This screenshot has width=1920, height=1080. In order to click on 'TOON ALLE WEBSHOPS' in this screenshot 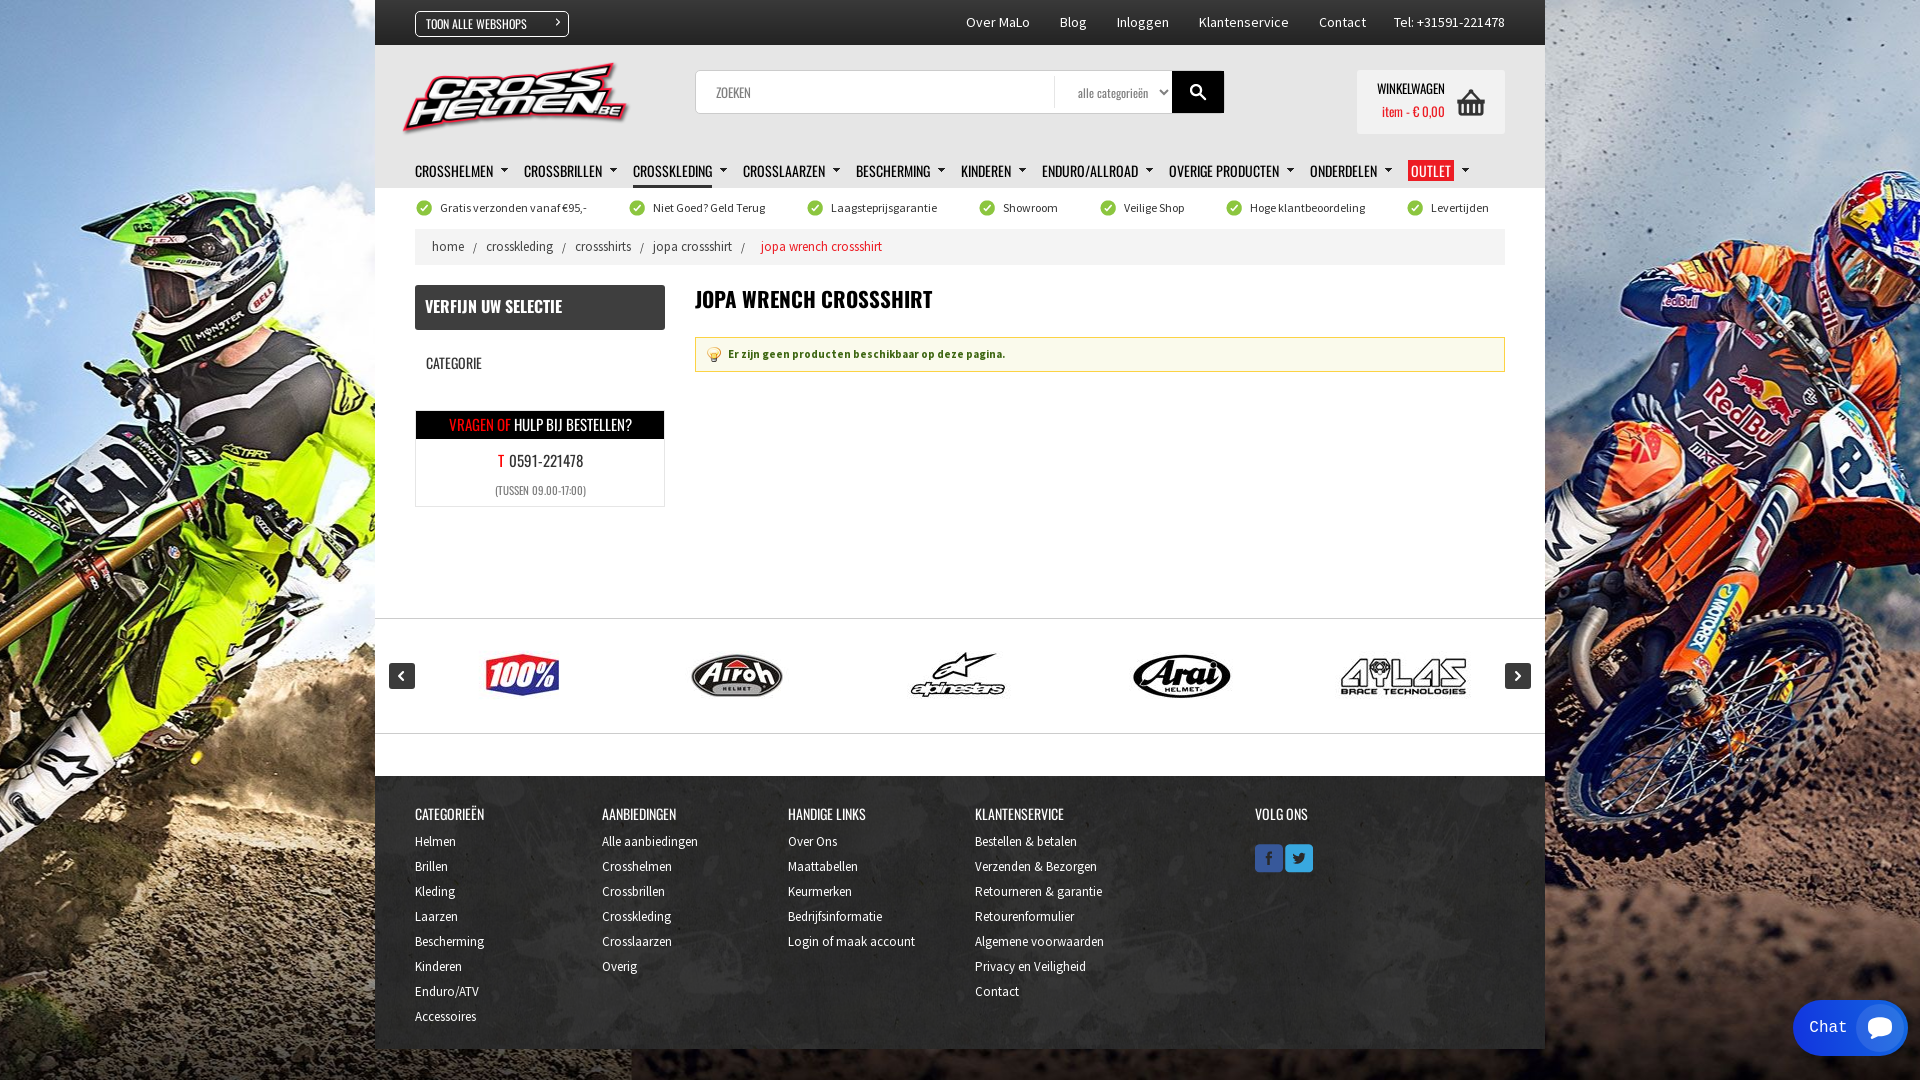, I will do `click(491, 23)`.